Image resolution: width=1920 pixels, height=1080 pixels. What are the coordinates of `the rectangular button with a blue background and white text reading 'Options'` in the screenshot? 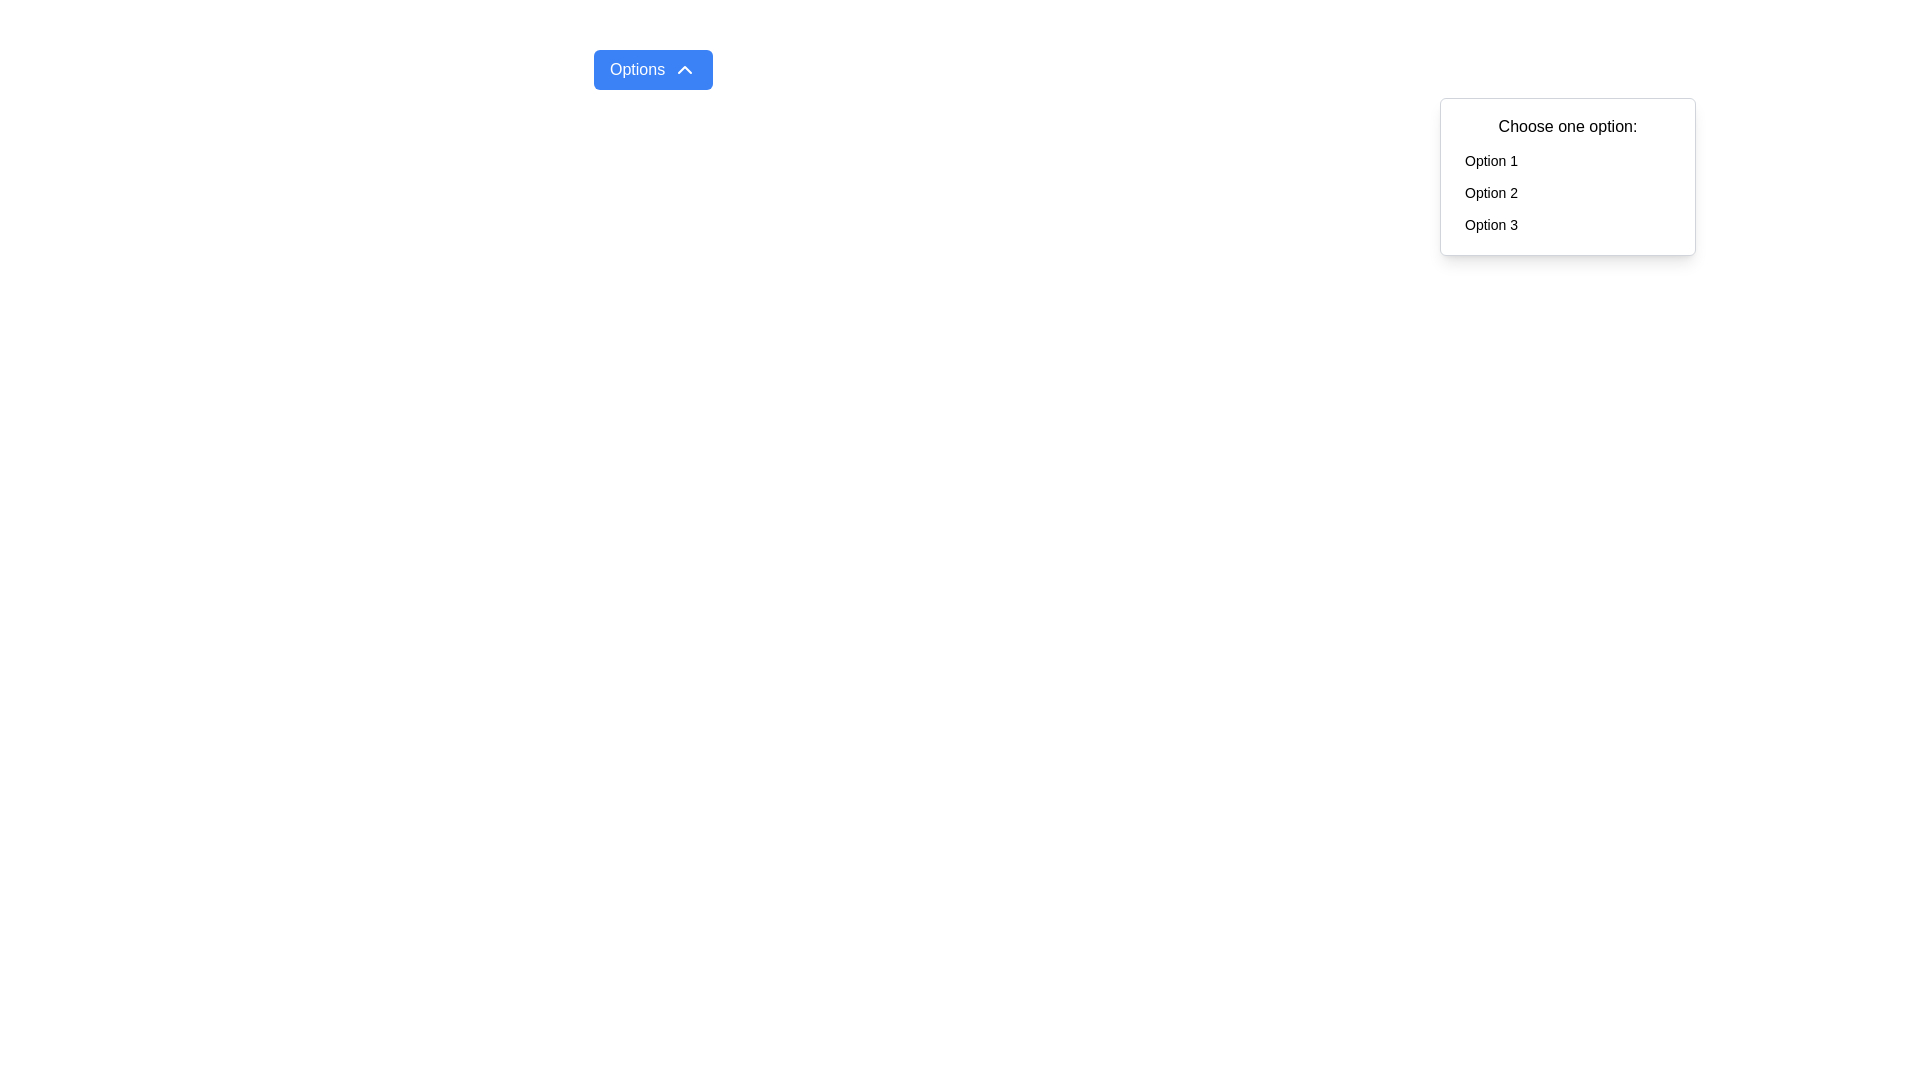 It's located at (653, 68).